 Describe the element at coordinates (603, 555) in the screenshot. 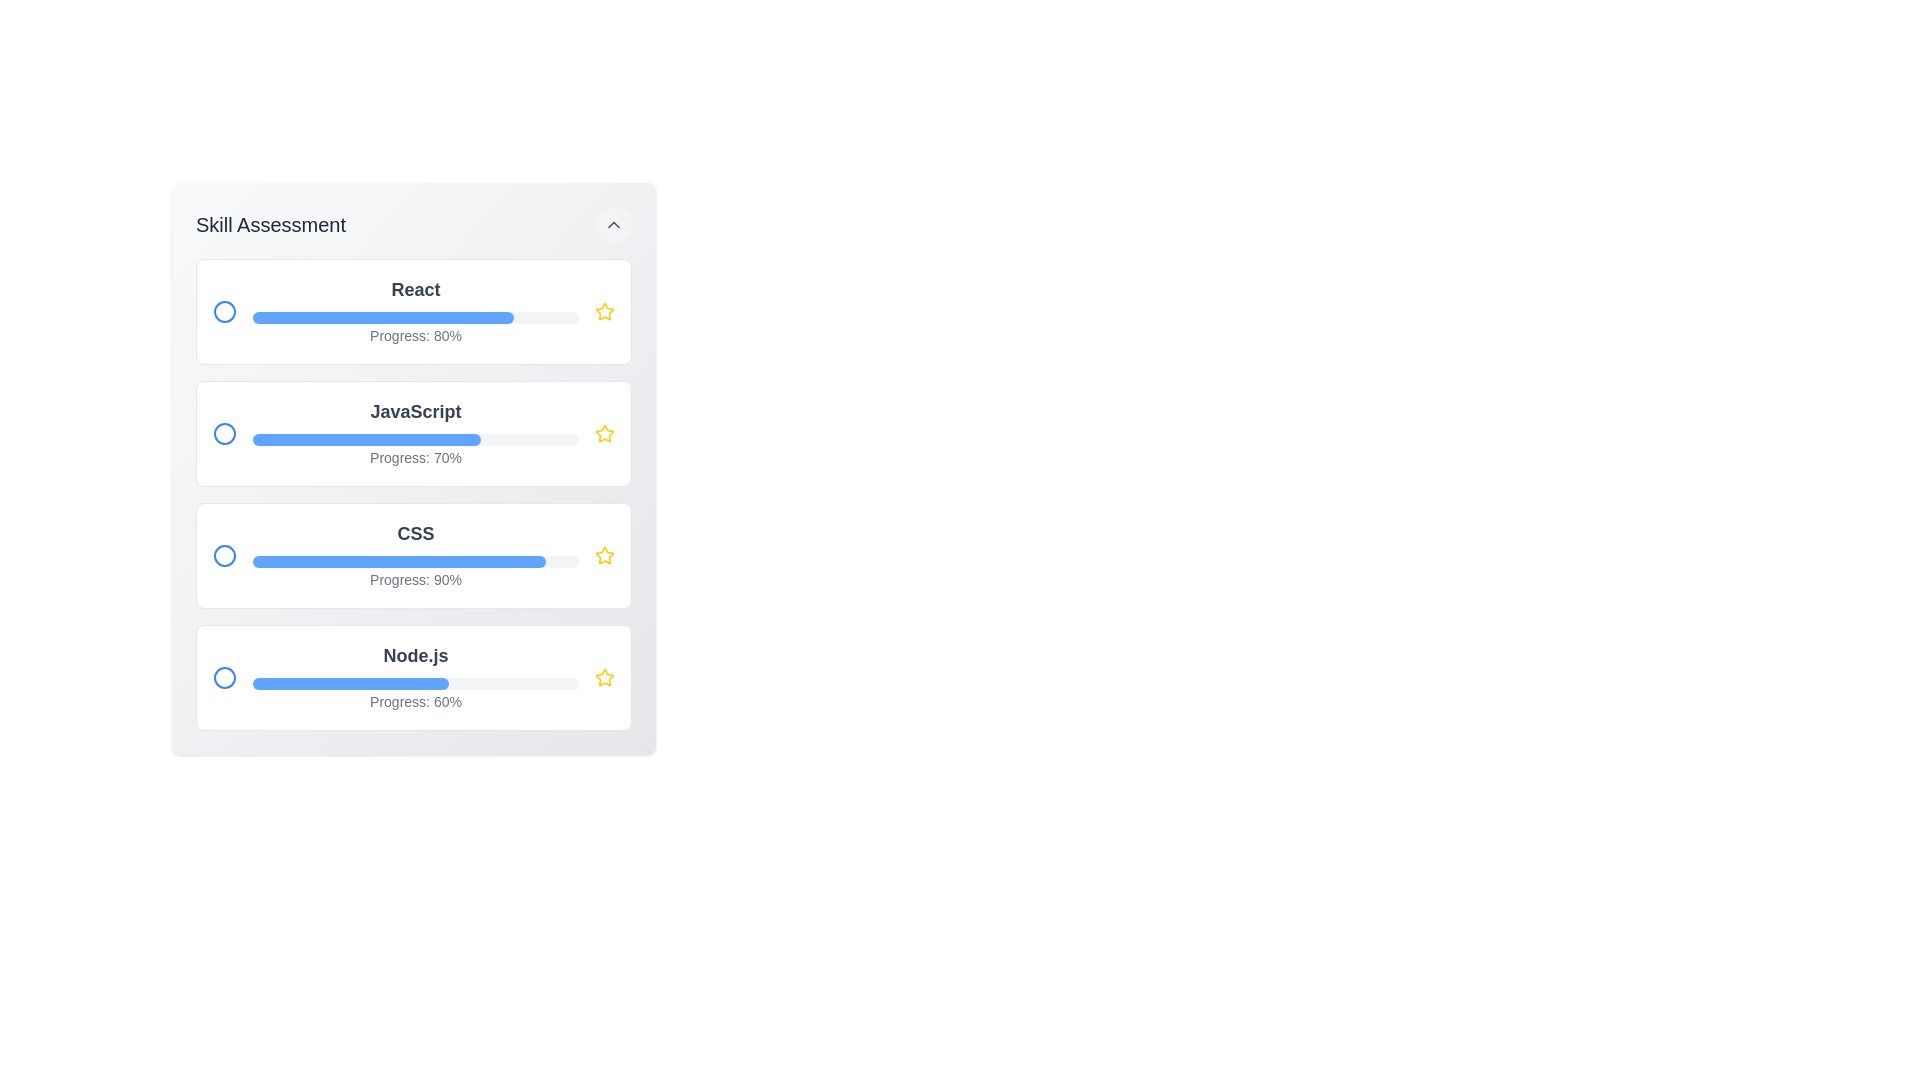

I see `the star icon to favorite the skill corresponding to CSS` at that location.